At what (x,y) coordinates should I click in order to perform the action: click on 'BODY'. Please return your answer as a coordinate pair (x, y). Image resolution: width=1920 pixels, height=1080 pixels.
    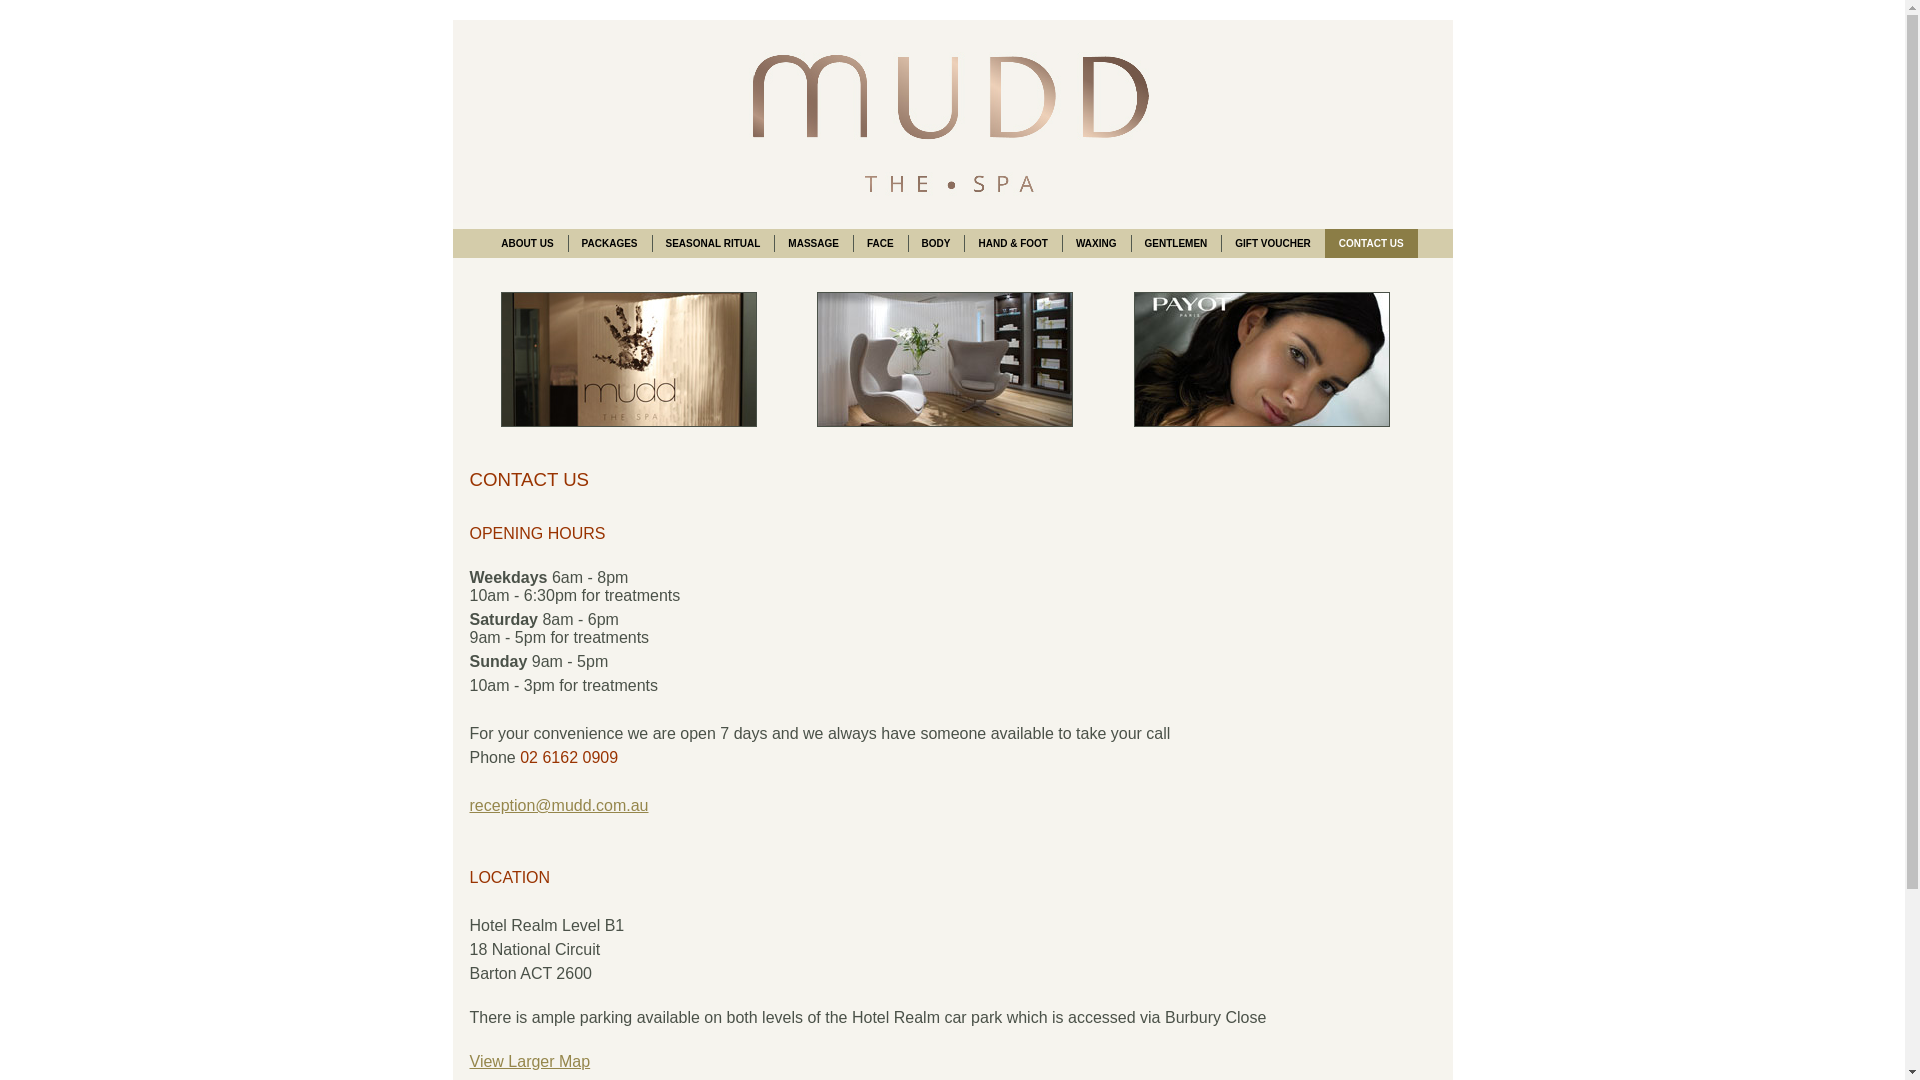
    Looking at the image, I should click on (935, 242).